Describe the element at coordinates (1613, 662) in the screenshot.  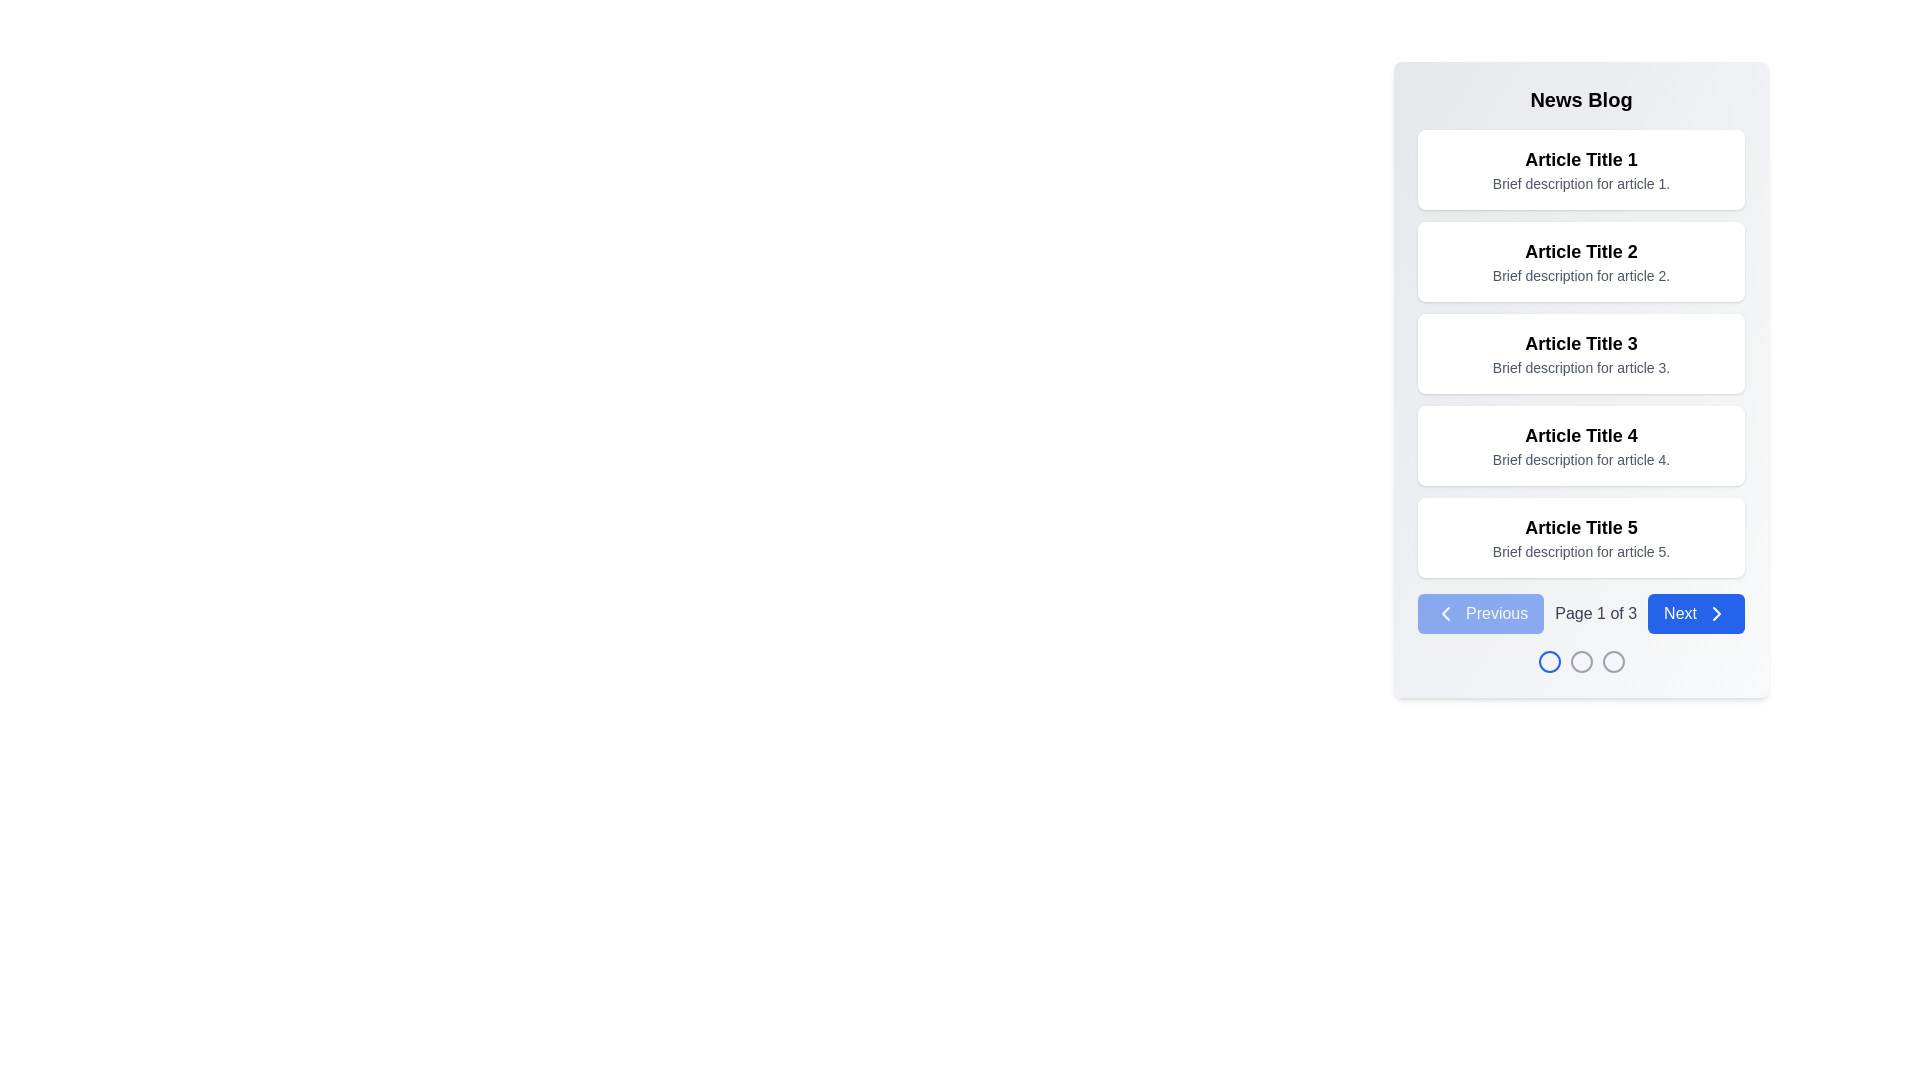
I see `the third circle icon in the pagination section` at that location.